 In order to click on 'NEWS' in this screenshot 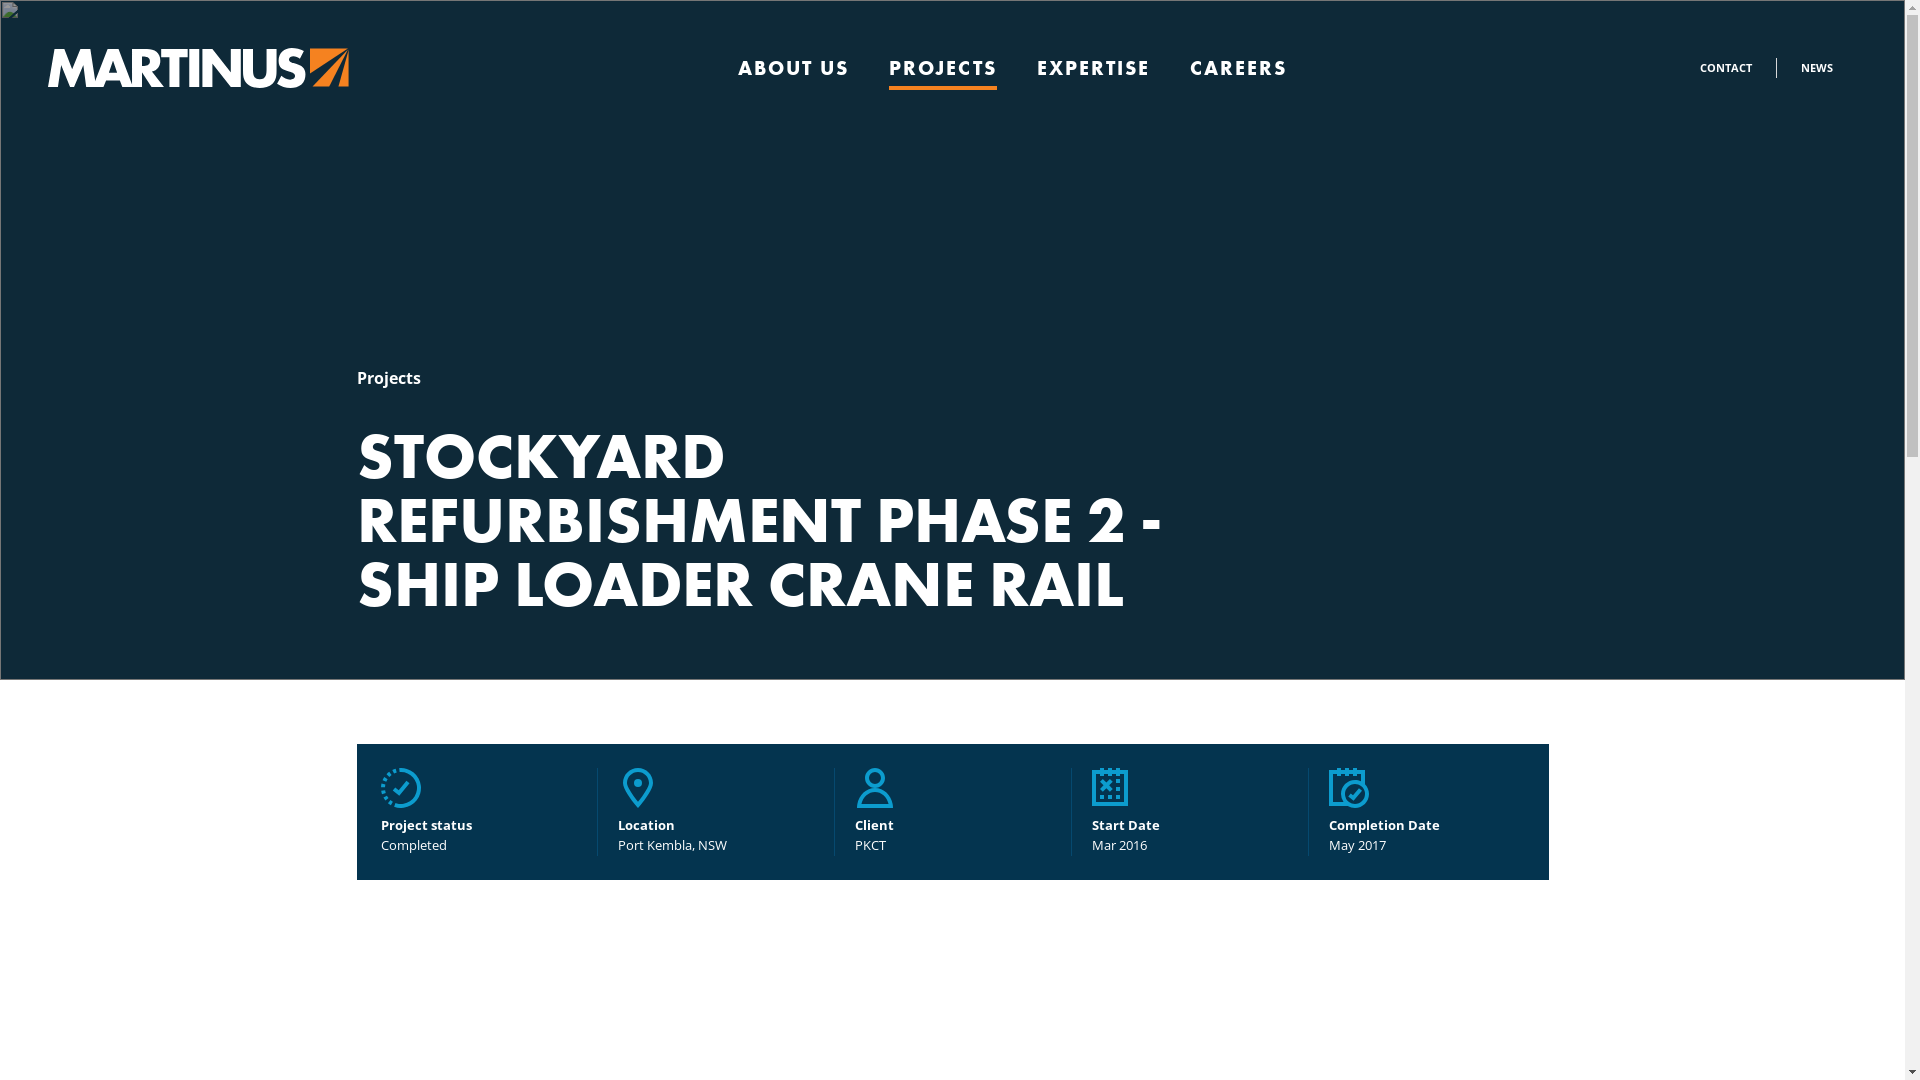, I will do `click(1817, 66)`.